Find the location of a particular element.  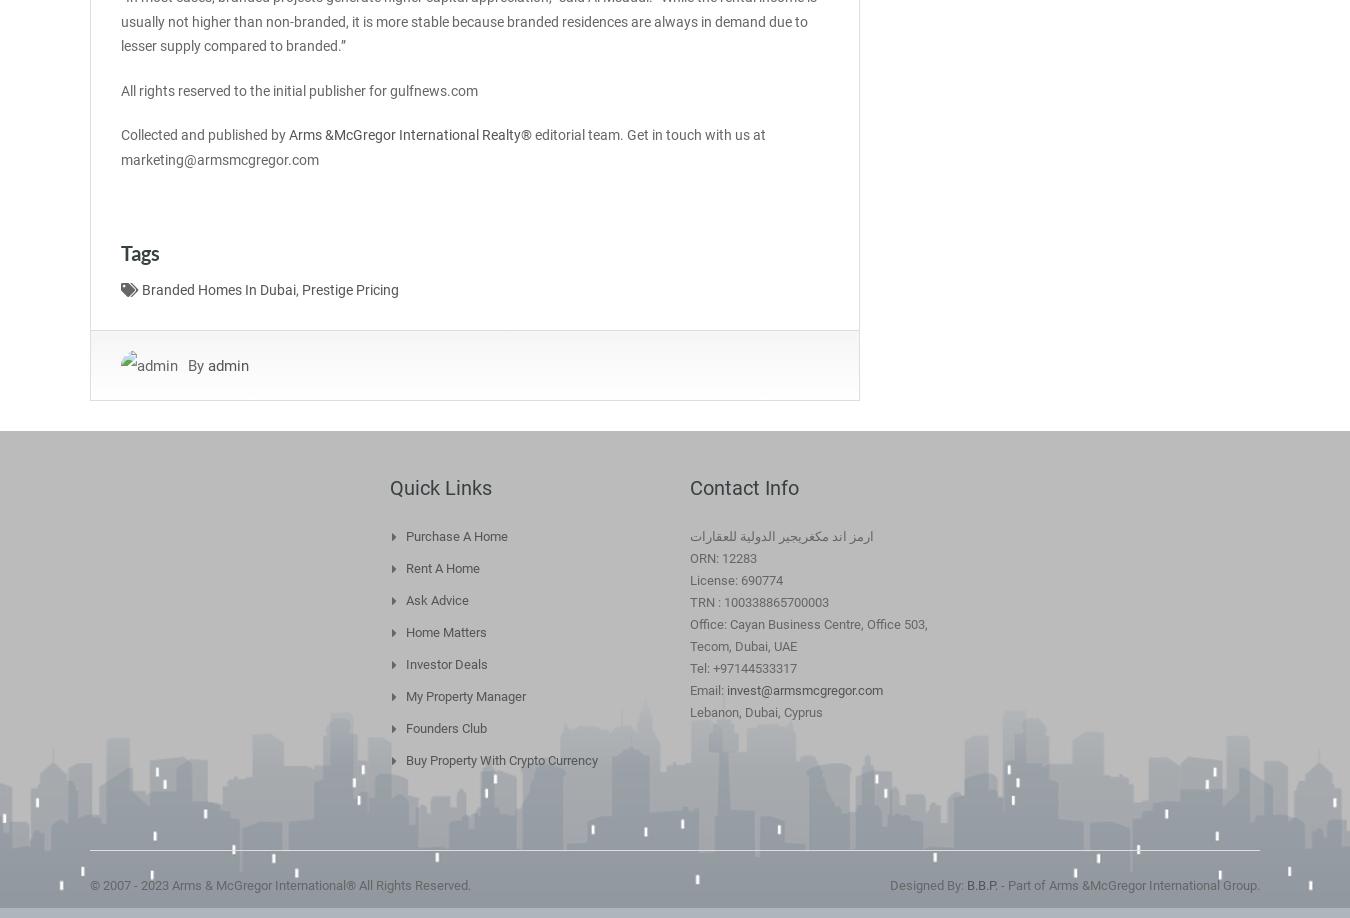

'Collected and published by' is located at coordinates (120, 134).